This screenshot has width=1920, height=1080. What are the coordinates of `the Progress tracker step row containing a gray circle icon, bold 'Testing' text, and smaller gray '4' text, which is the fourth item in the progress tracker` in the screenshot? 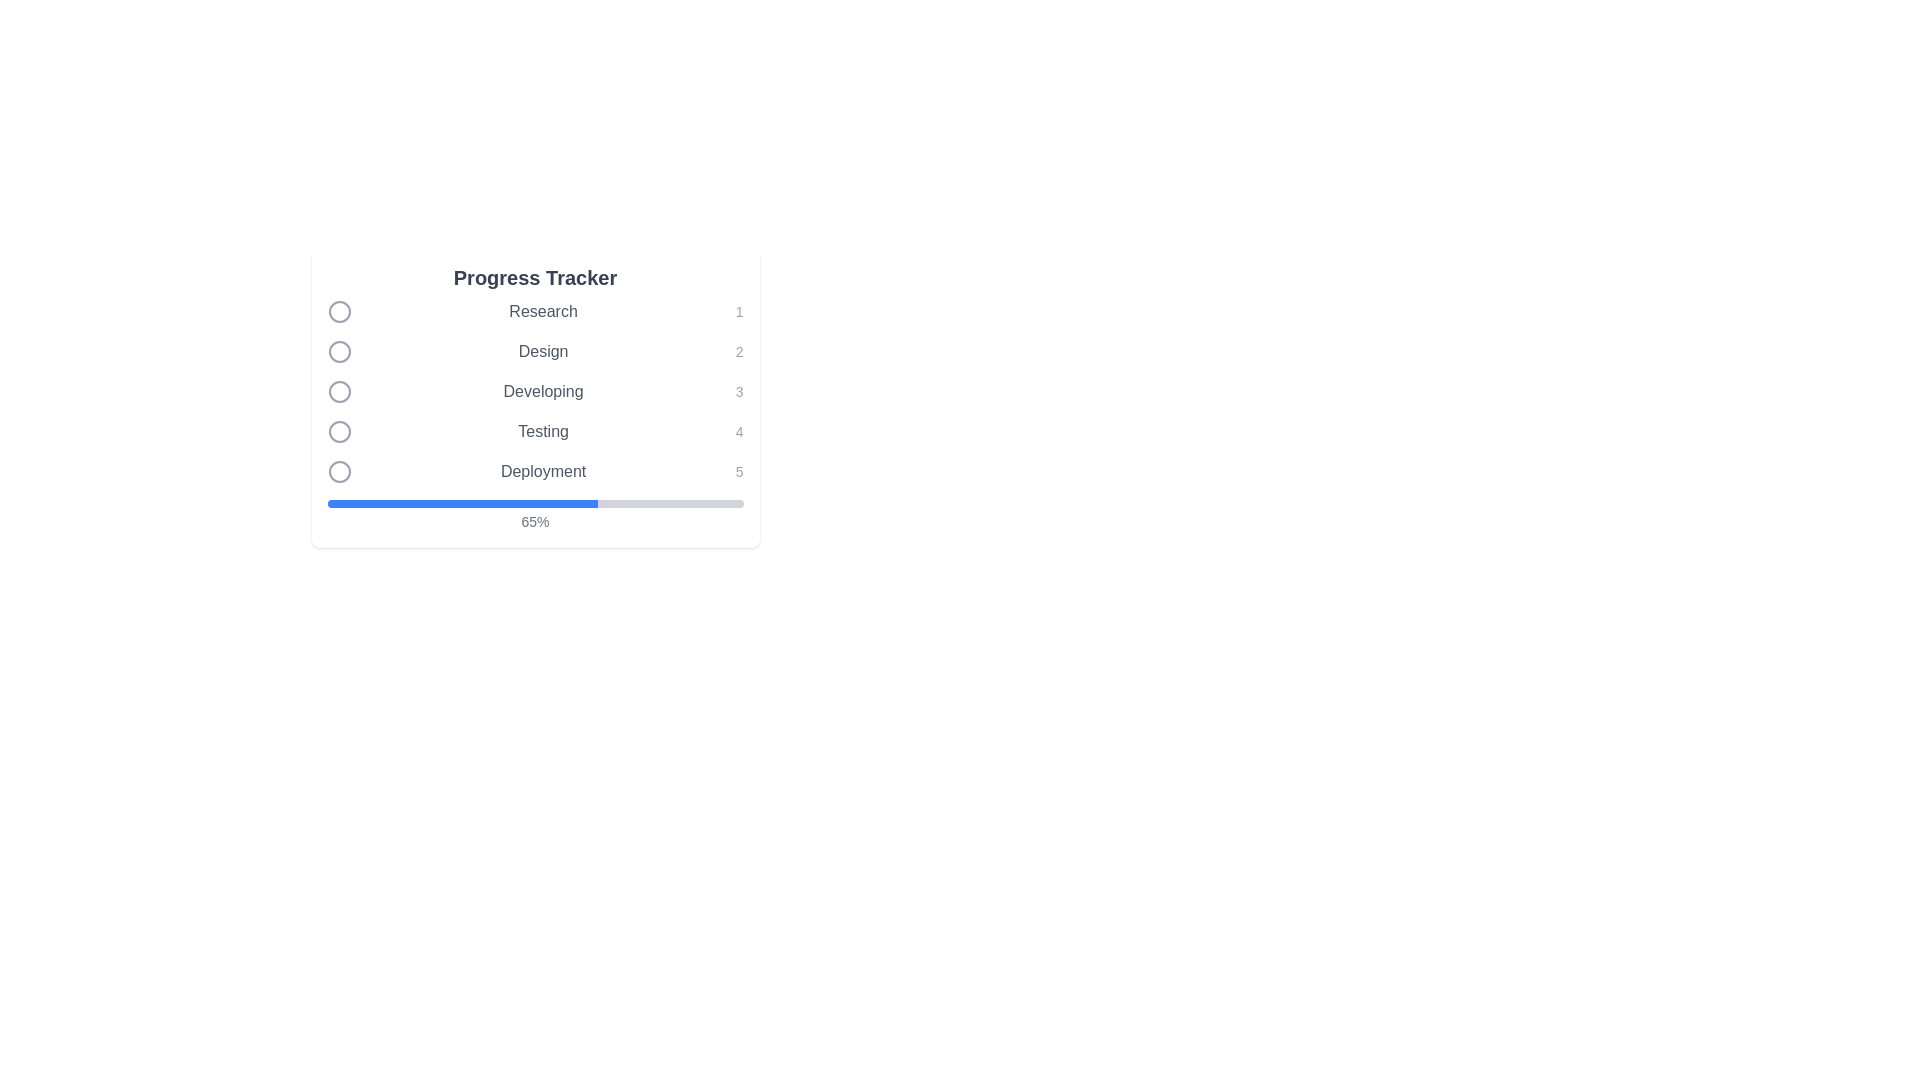 It's located at (535, 431).